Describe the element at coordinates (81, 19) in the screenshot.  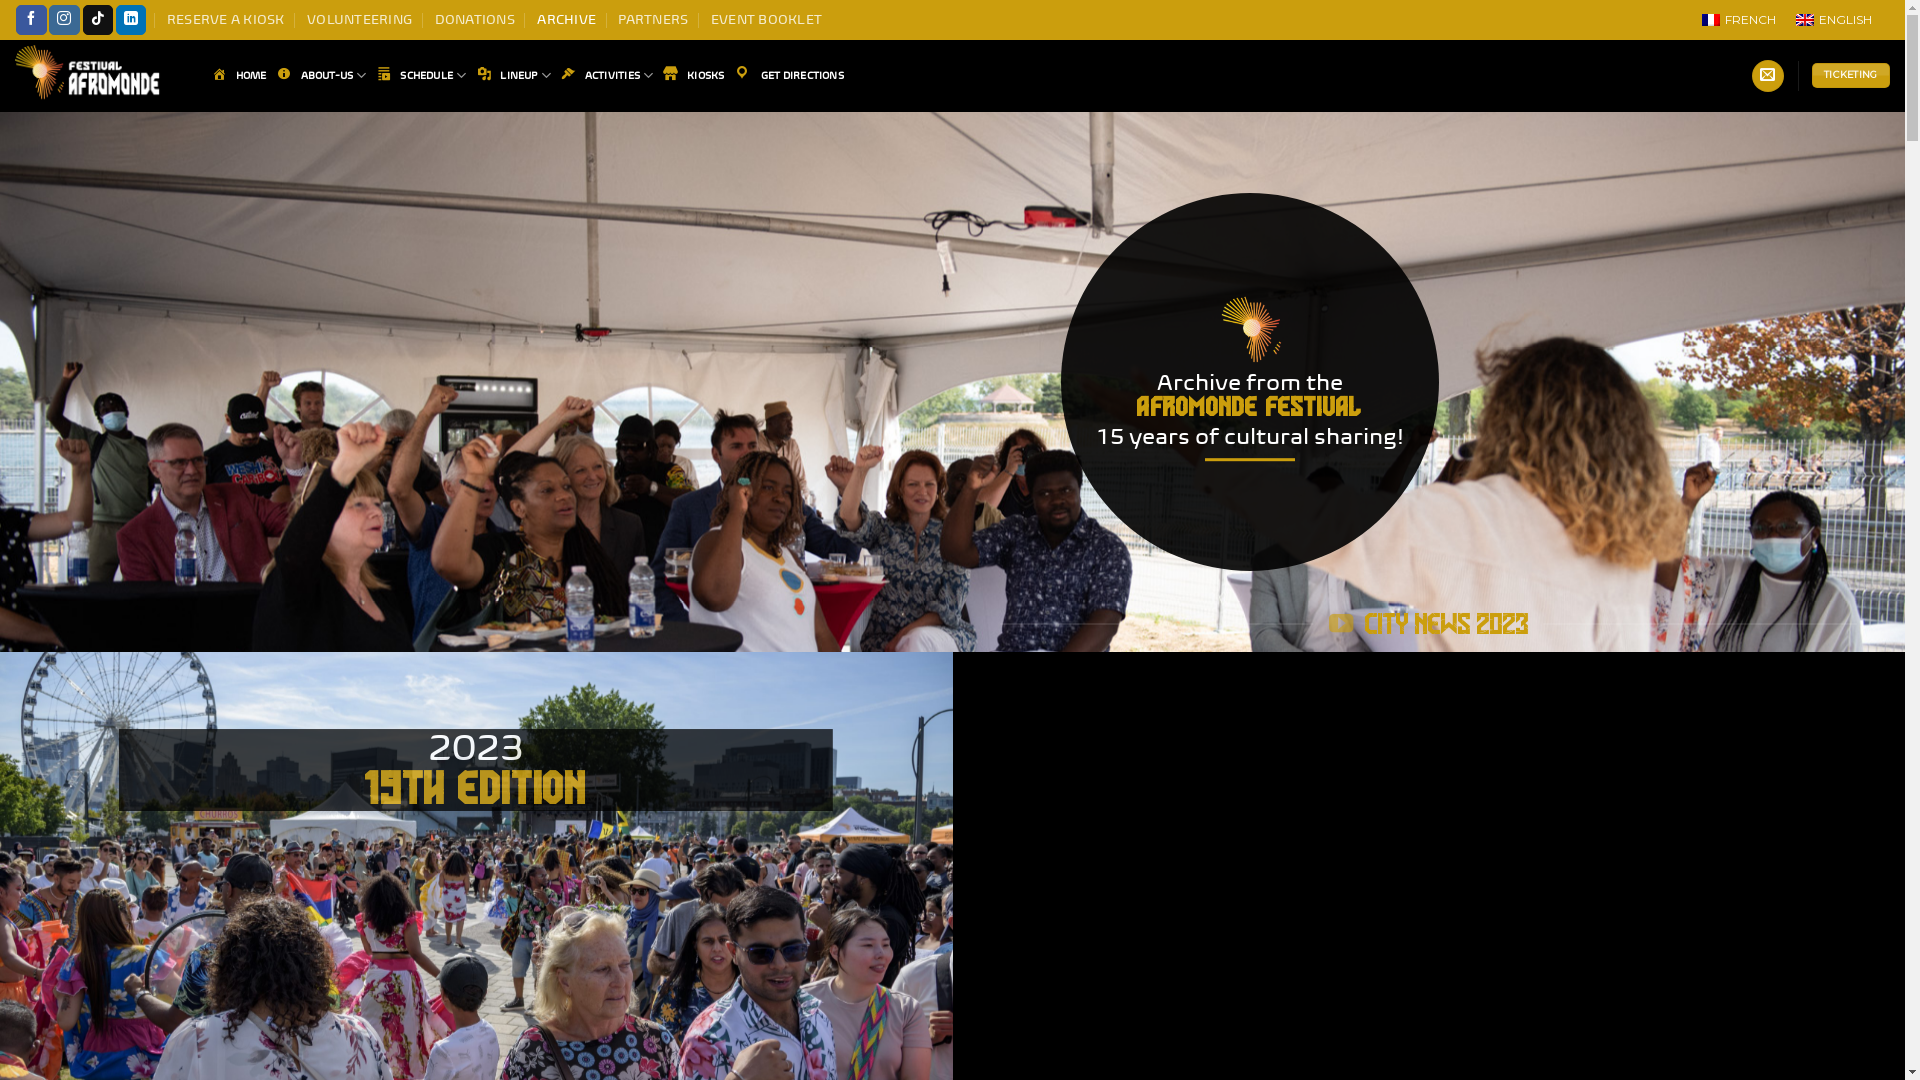
I see `'Follow on TikTok'` at that location.